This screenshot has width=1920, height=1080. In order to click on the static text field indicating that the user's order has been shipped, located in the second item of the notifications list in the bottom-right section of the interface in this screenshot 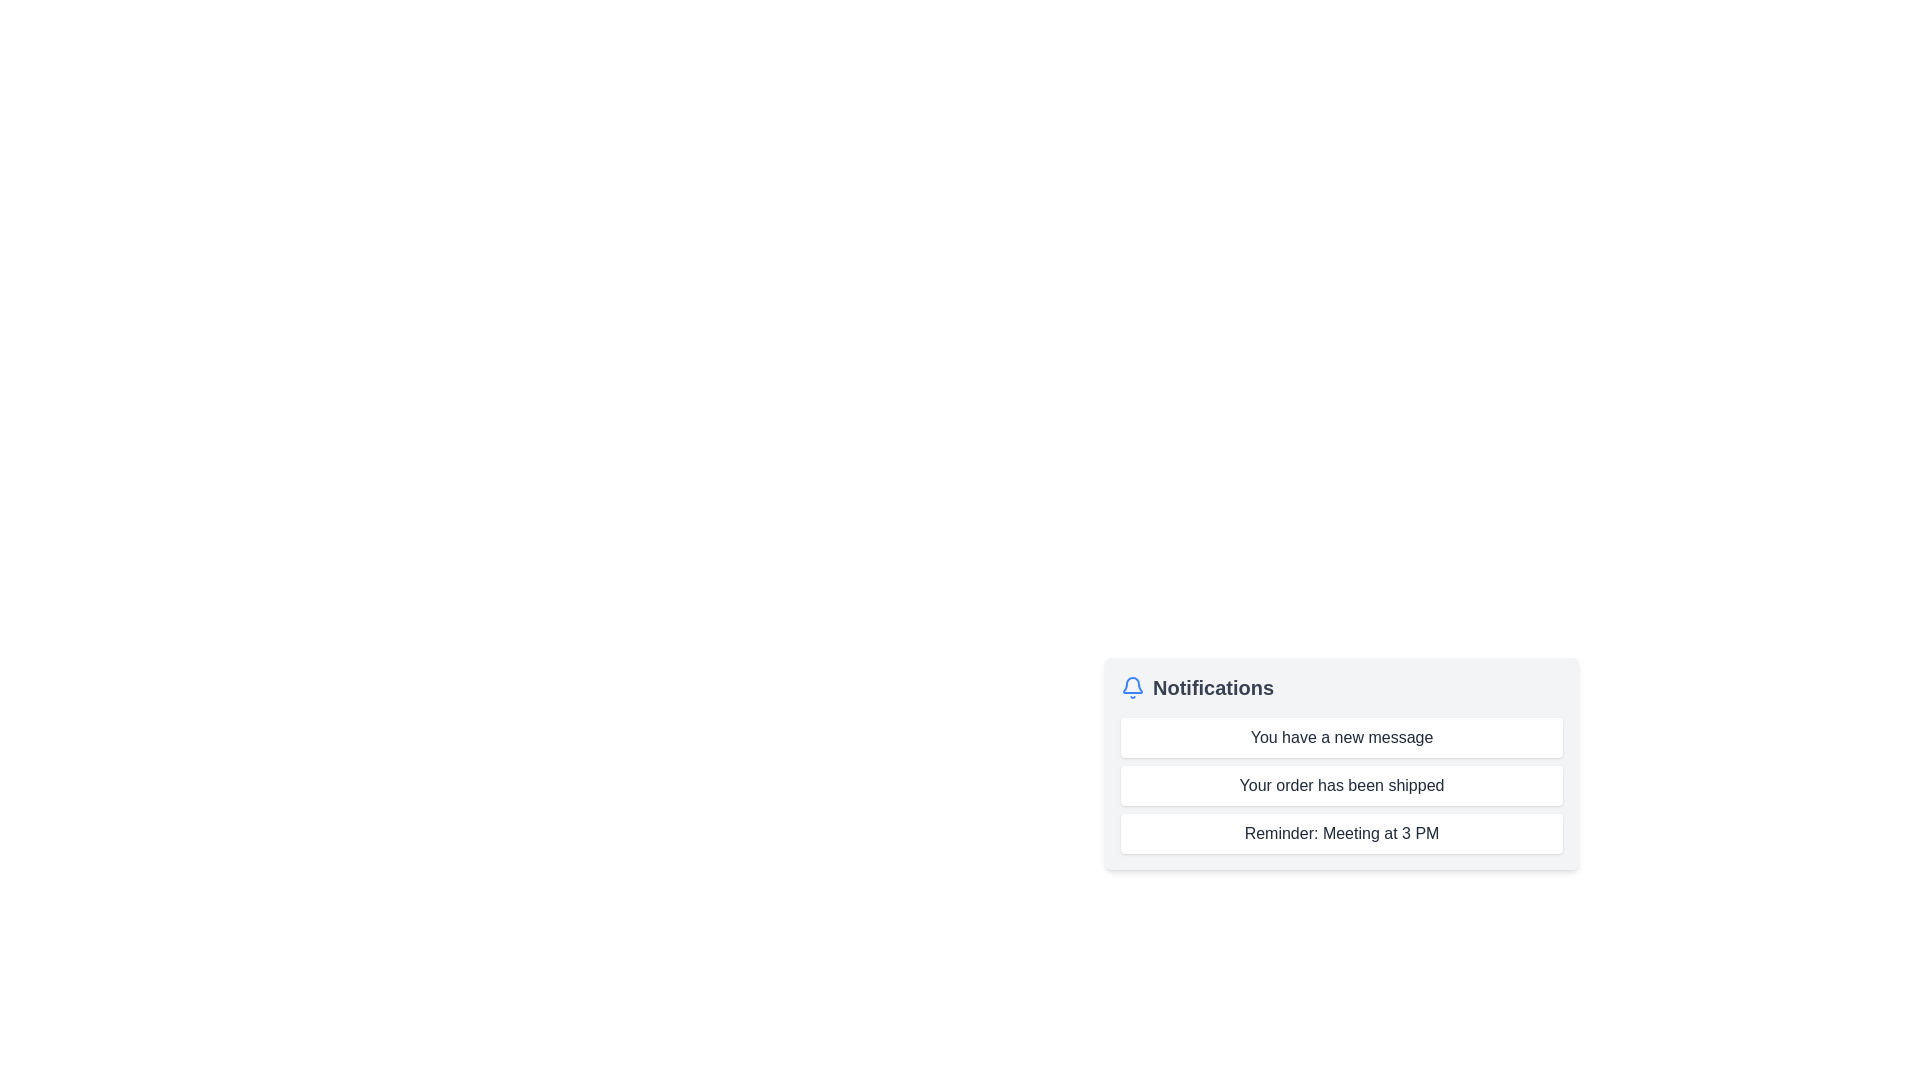, I will do `click(1342, 785)`.